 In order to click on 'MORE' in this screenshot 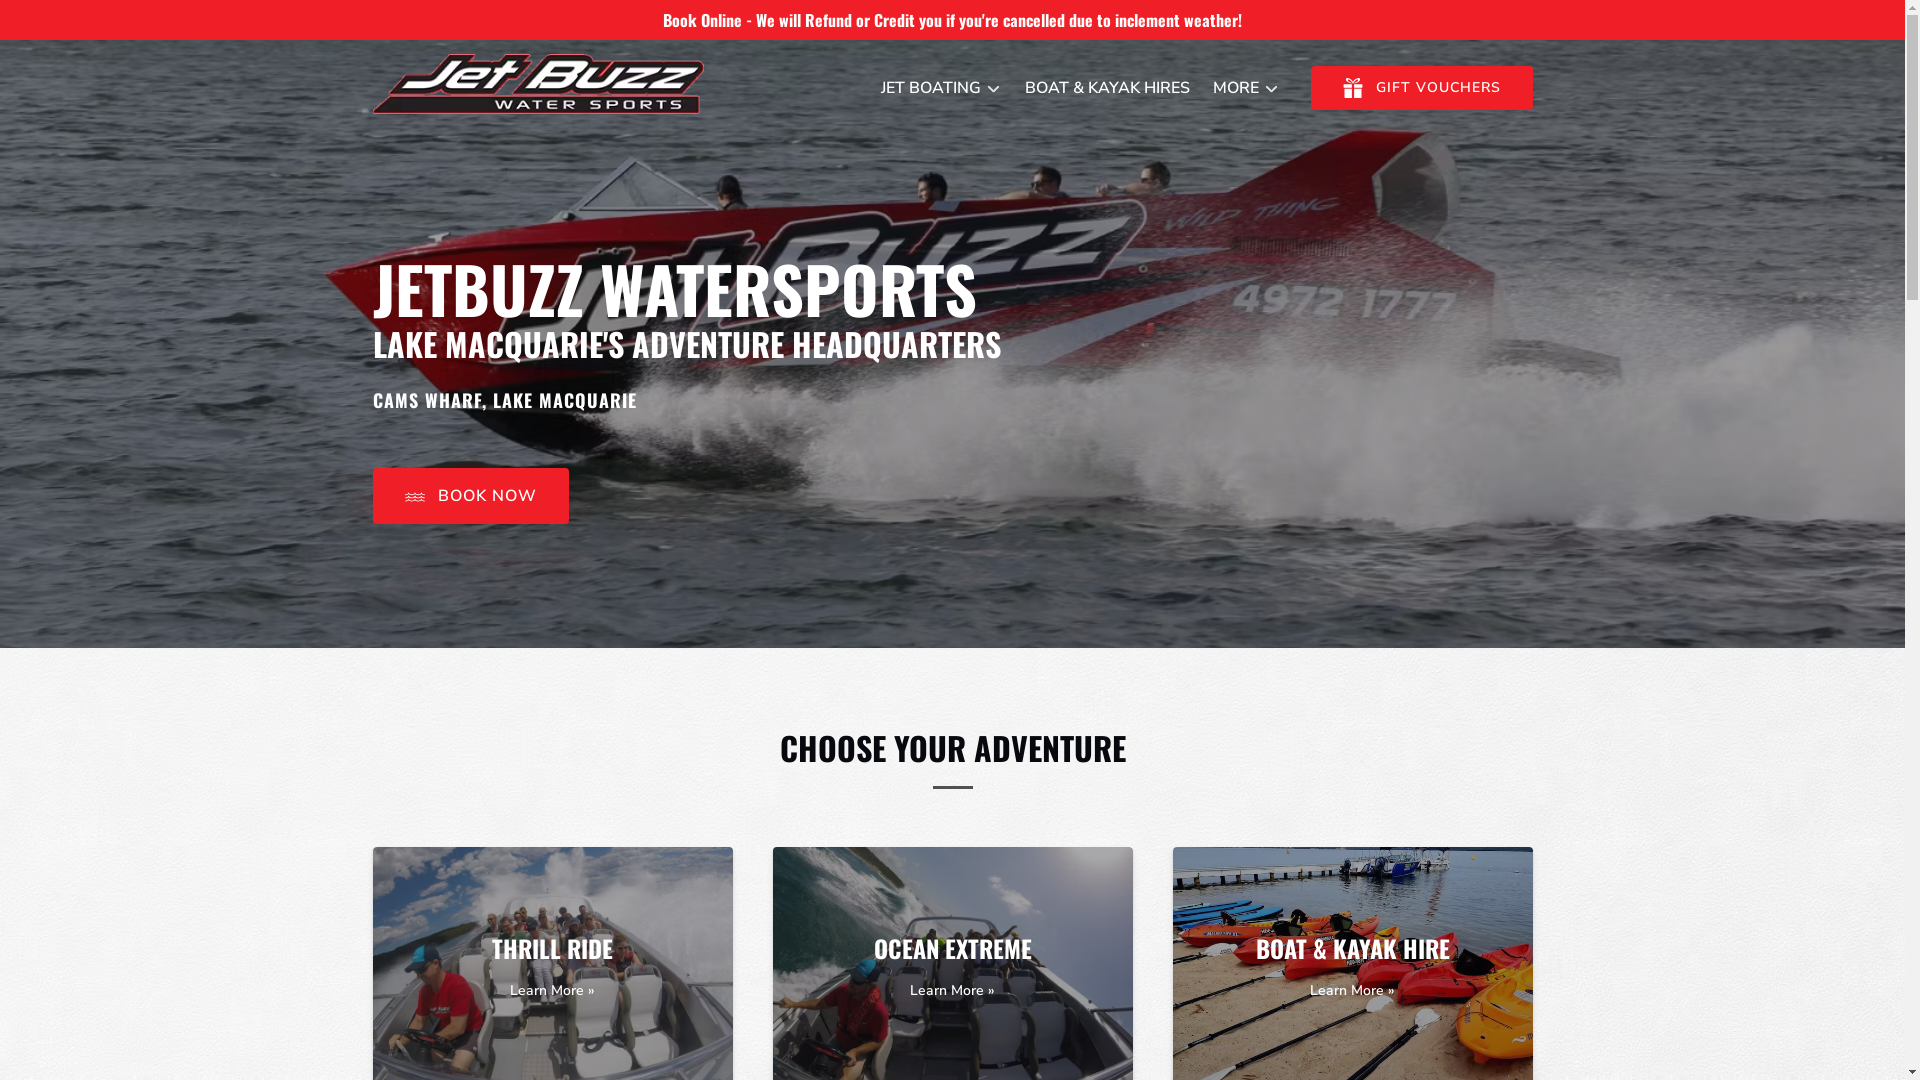, I will do `click(1200, 87)`.